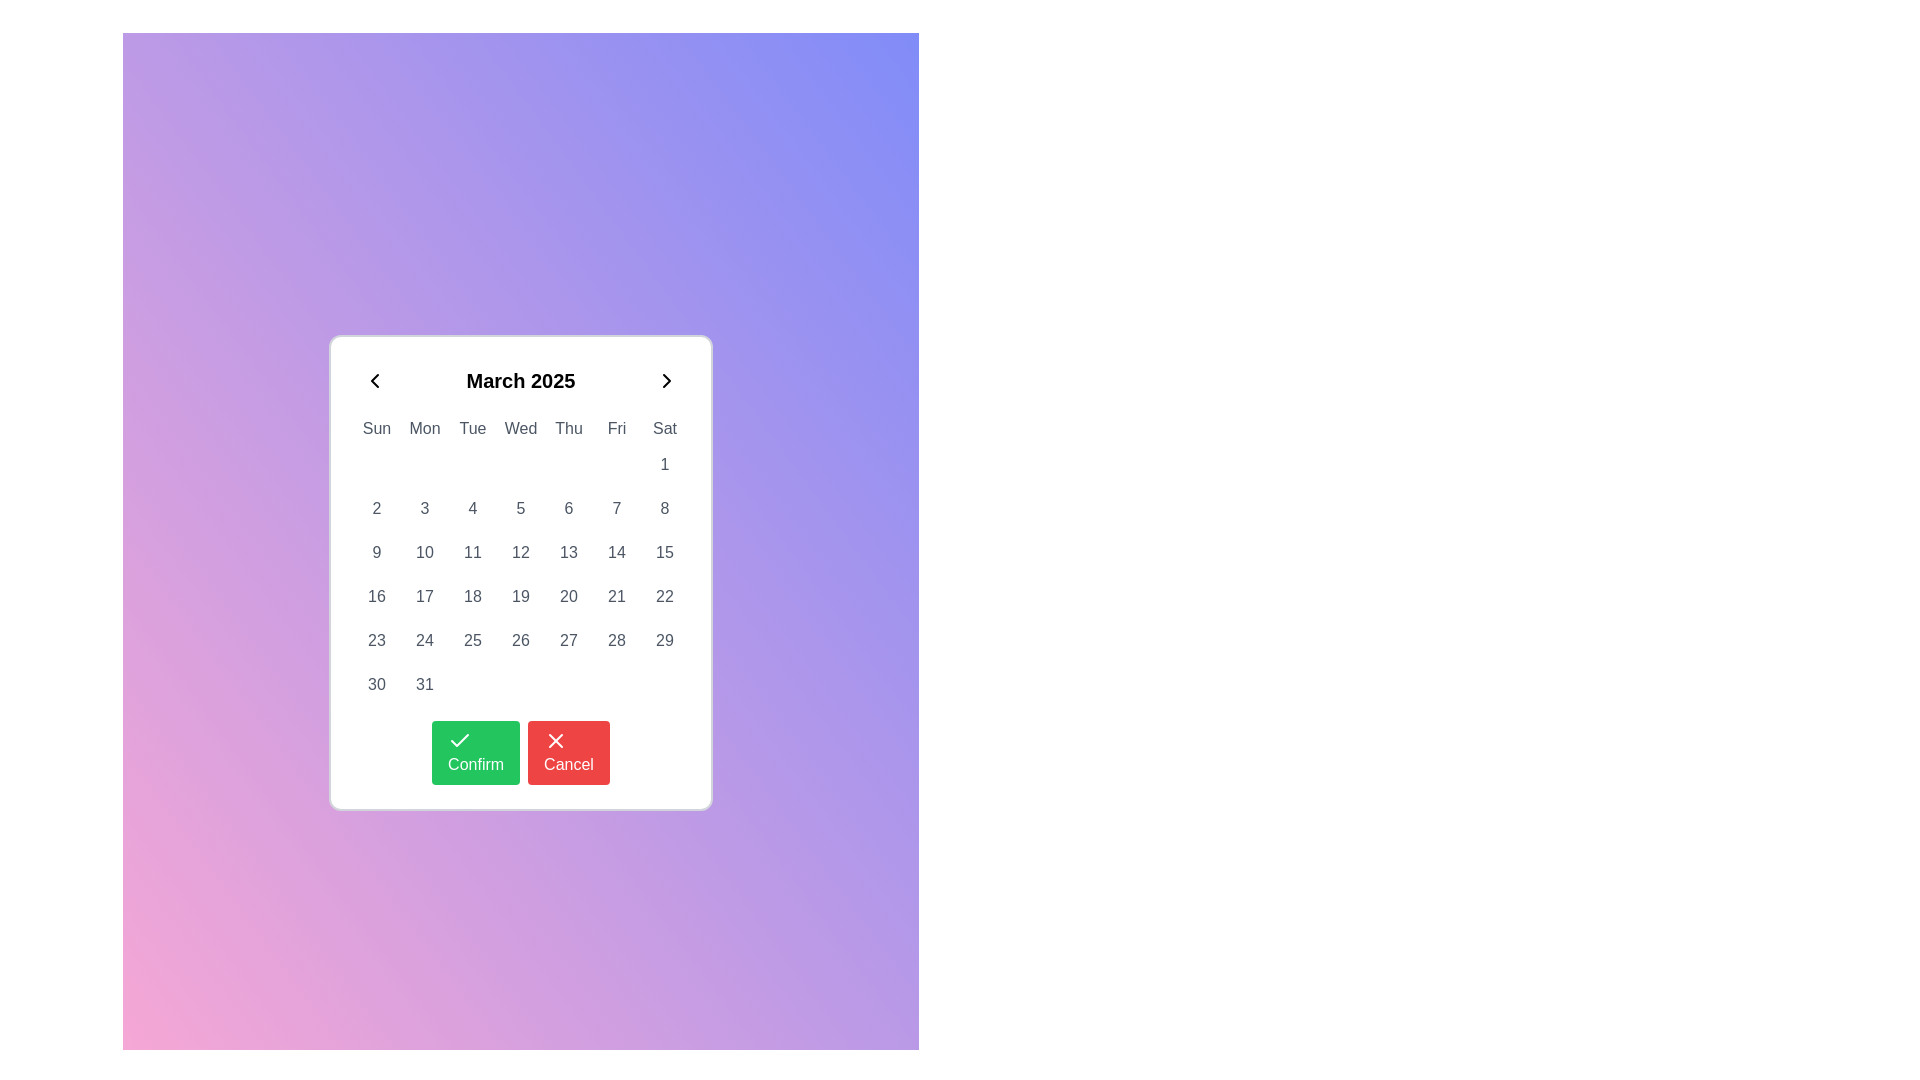  Describe the element at coordinates (377, 596) in the screenshot. I see `the selectable date button representing the 16th of March 2025 in the calendar interface` at that location.